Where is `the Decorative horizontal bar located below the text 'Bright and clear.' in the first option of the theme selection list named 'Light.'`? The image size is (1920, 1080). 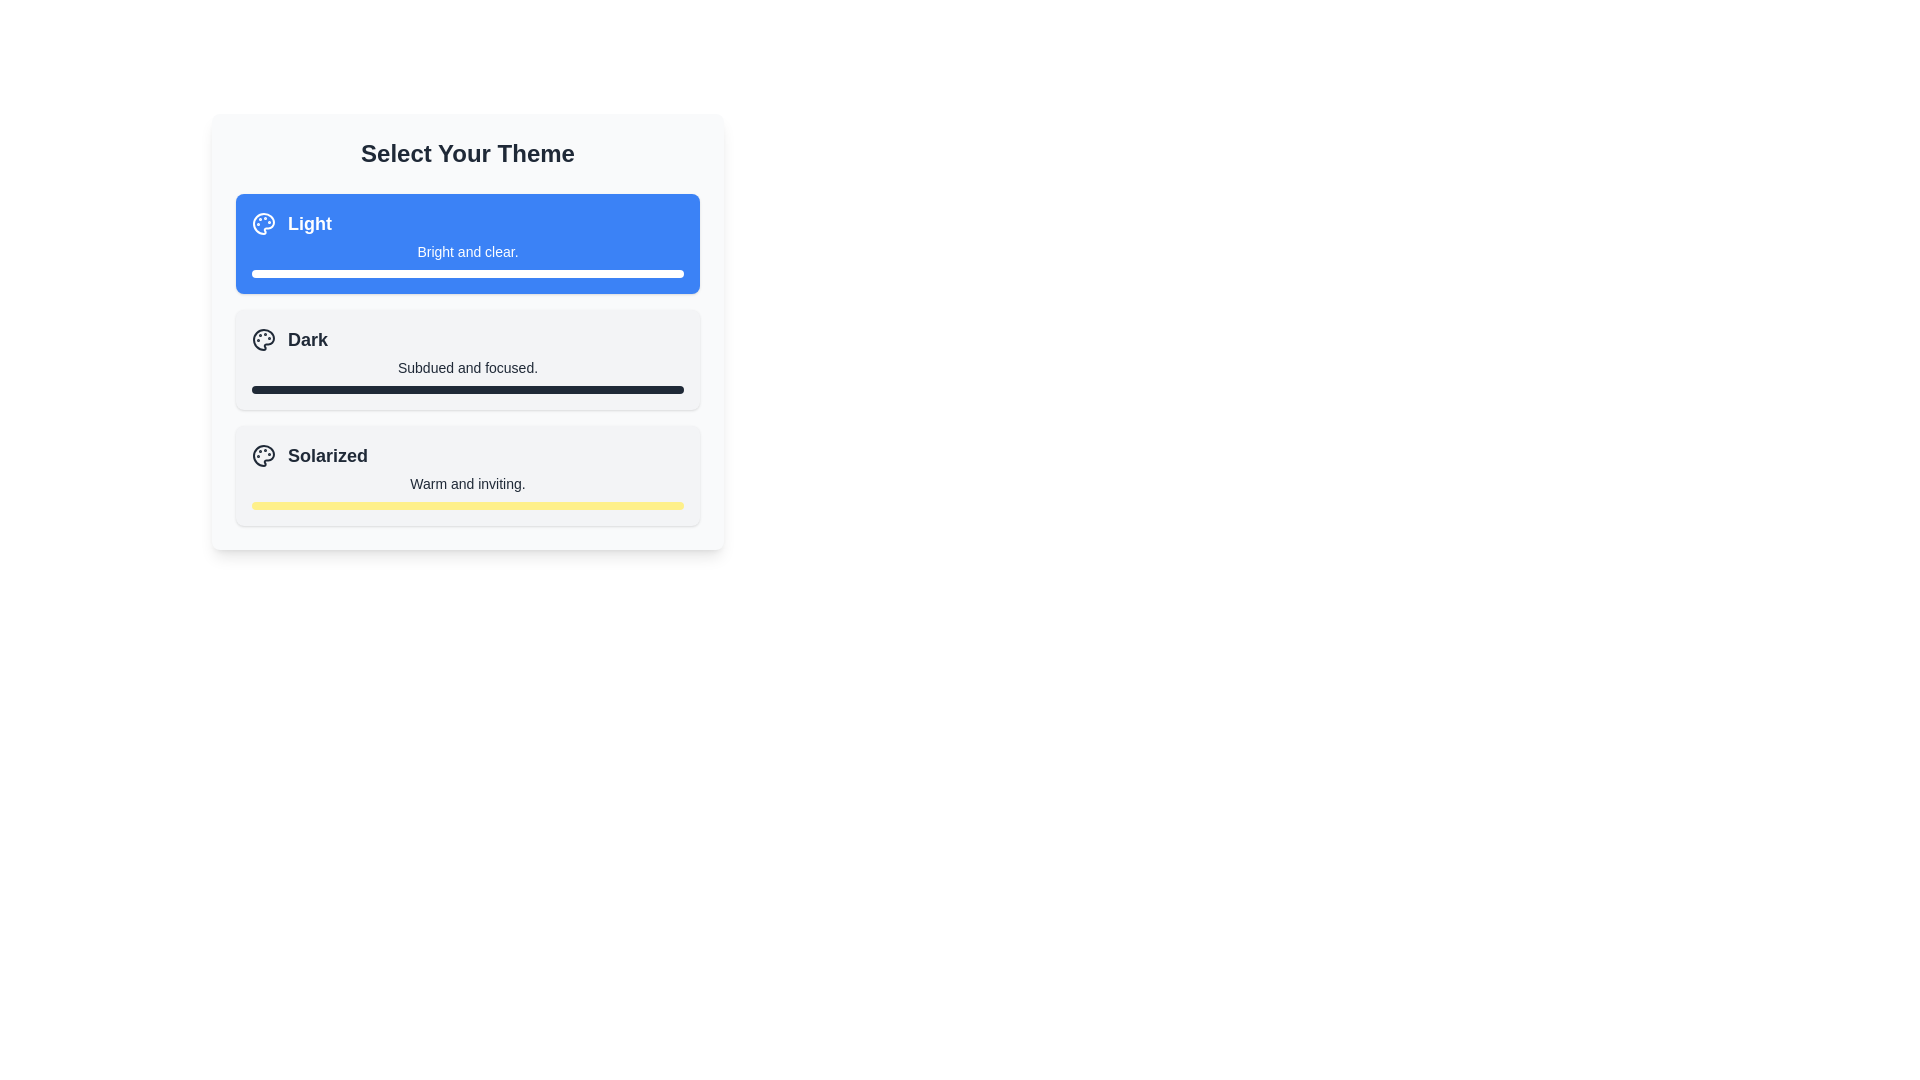
the Decorative horizontal bar located below the text 'Bright and clear.' in the first option of the theme selection list named 'Light.' is located at coordinates (466, 273).